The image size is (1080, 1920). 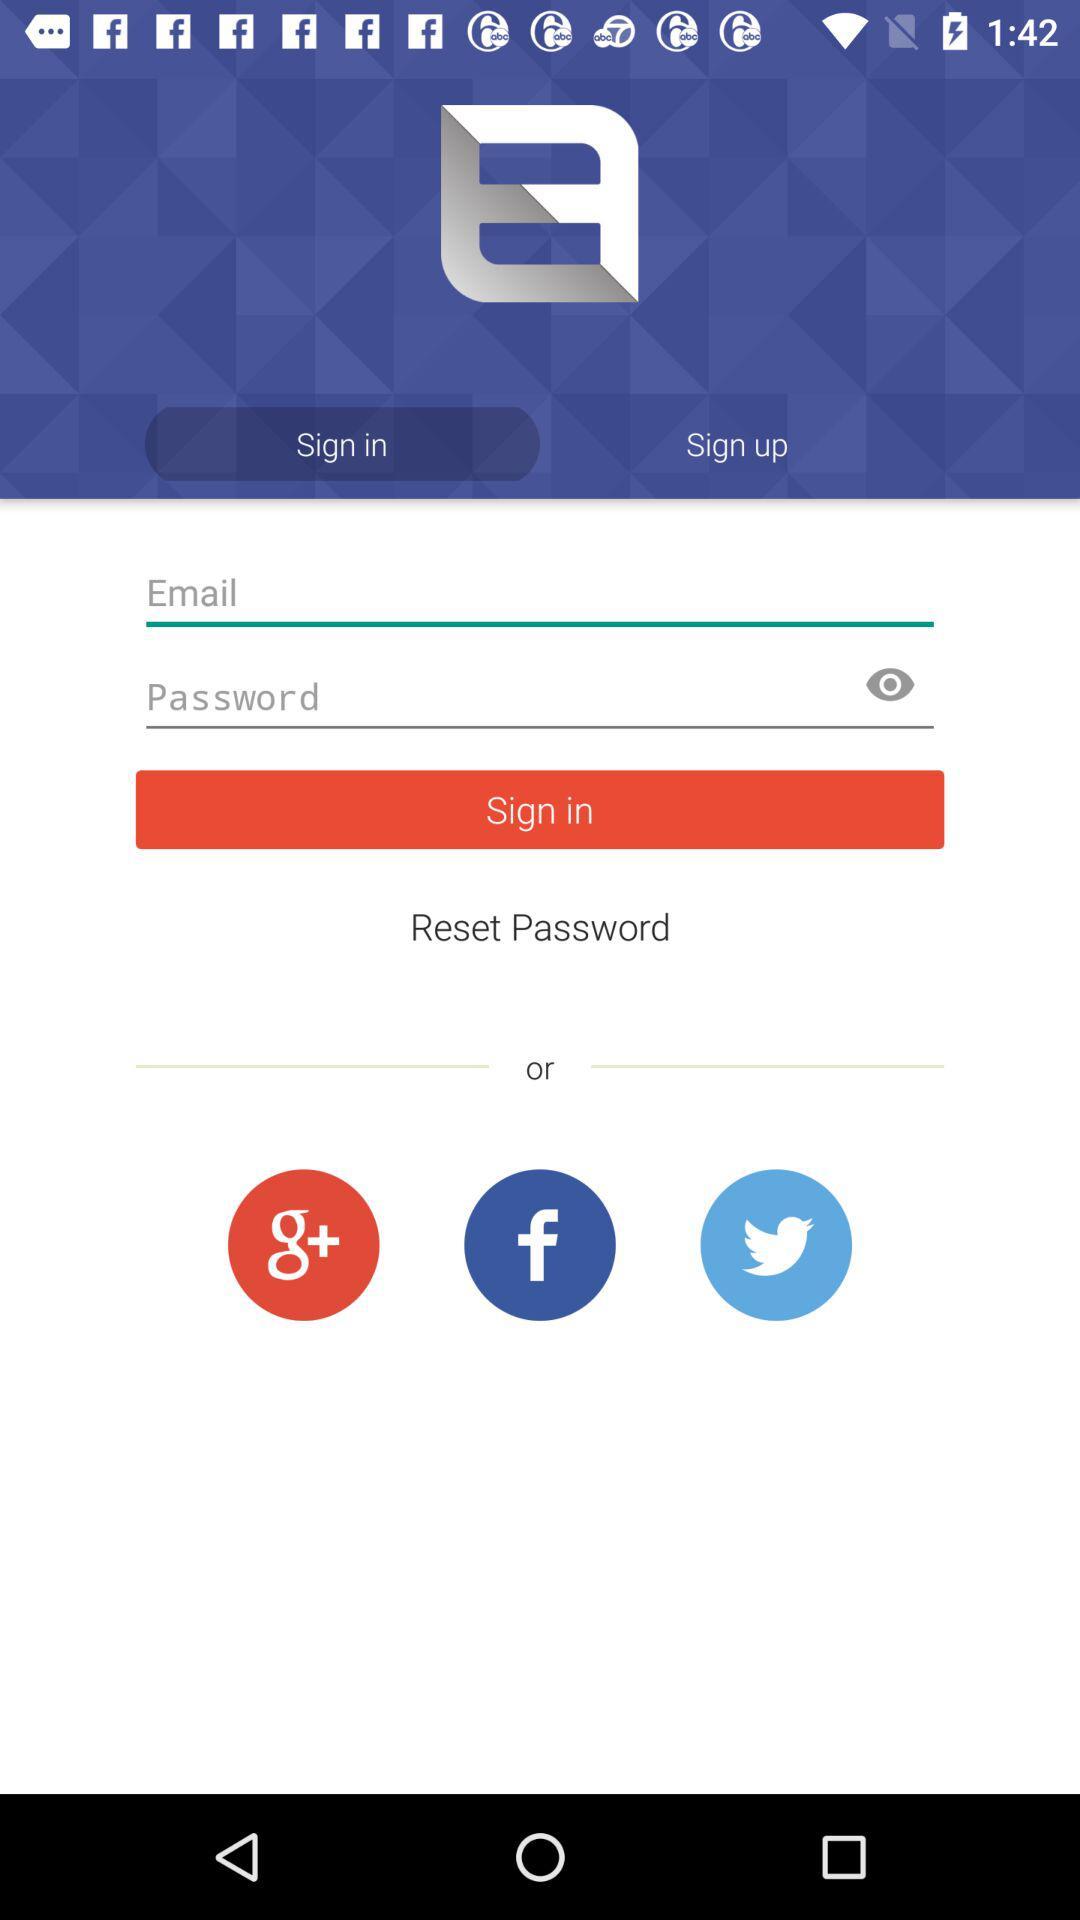 I want to click on the button next to sign in, so click(x=737, y=442).